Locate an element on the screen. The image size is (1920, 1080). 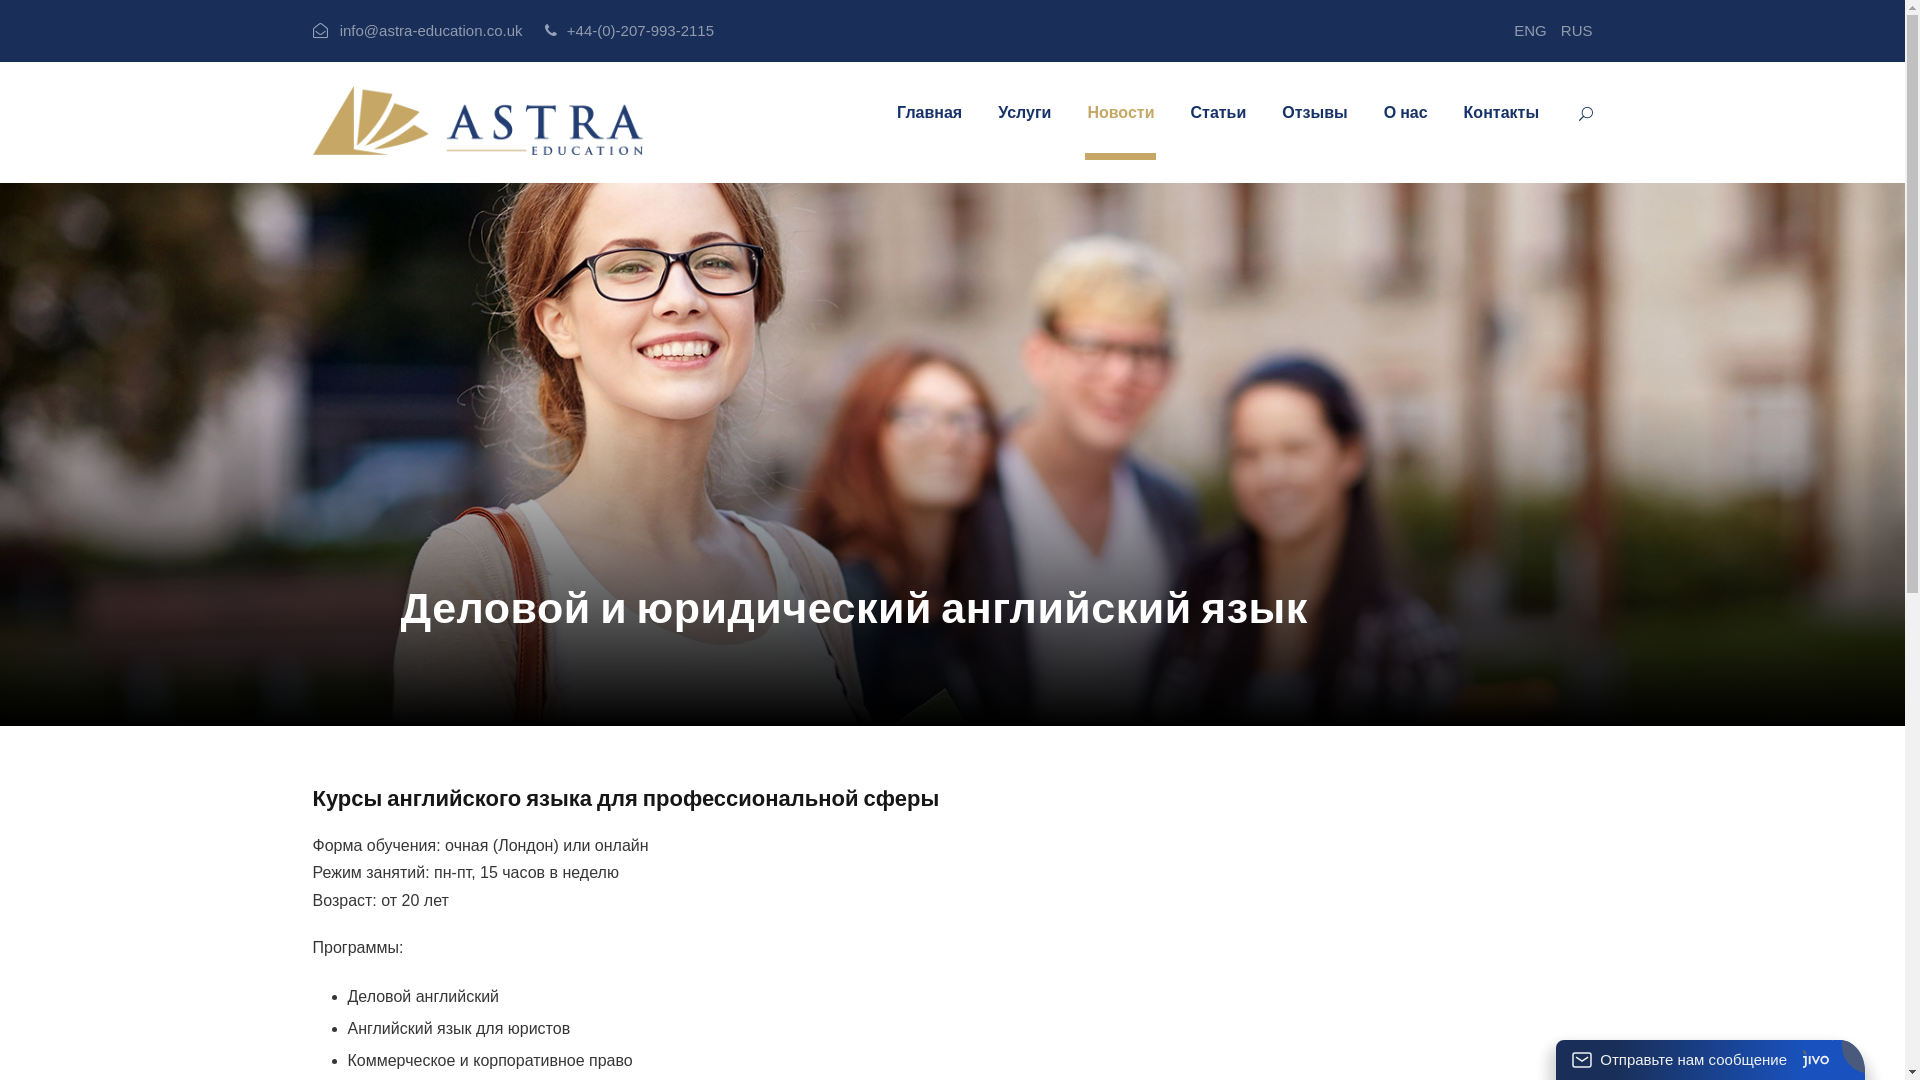
'+44-(0)-207-993-2115' is located at coordinates (640, 30).